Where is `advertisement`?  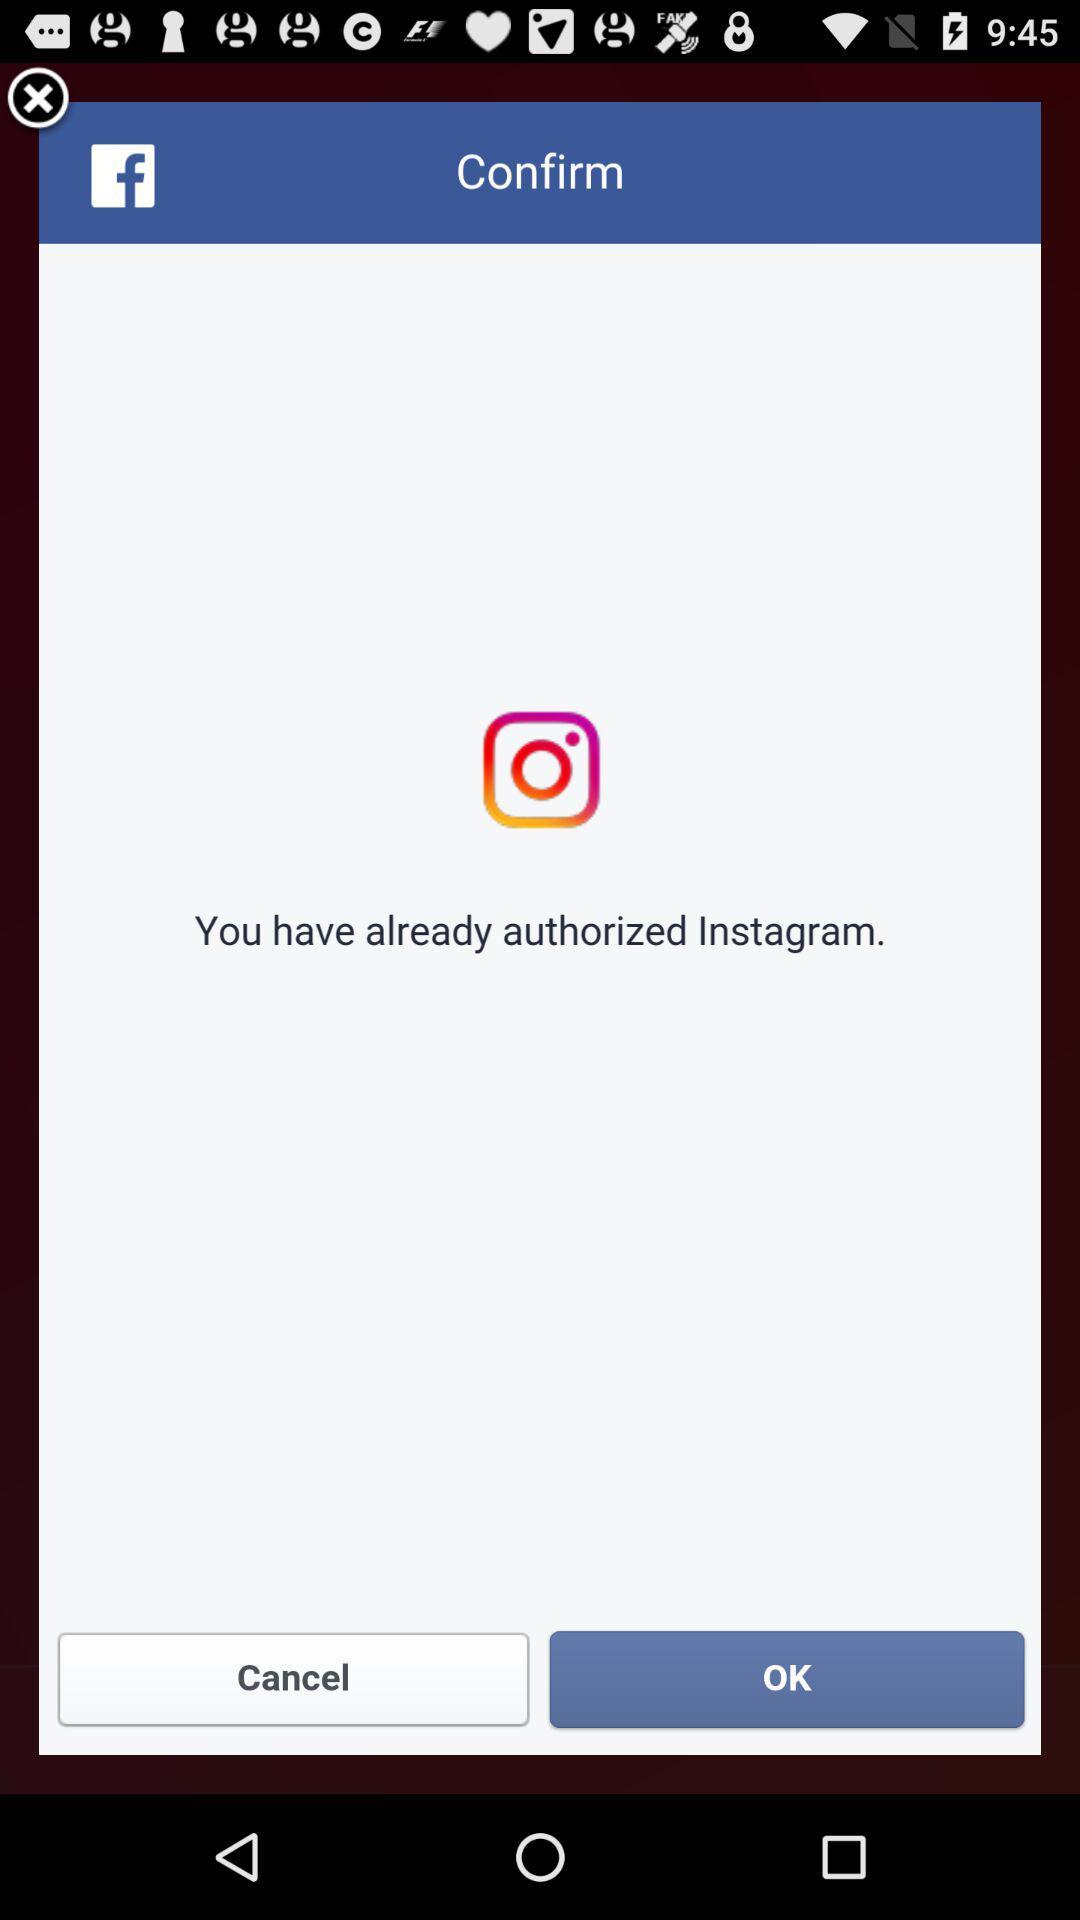 advertisement is located at coordinates (540, 927).